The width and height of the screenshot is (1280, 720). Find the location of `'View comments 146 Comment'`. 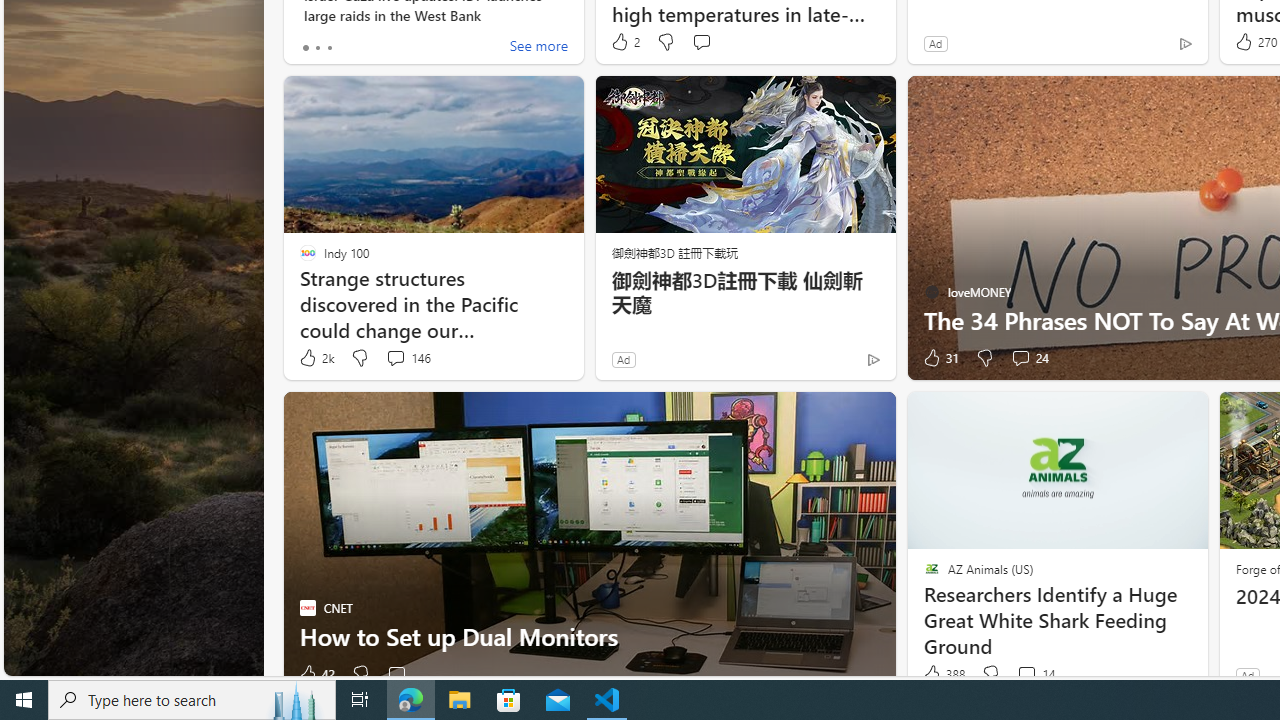

'View comments 146 Comment' is located at coordinates (407, 357).